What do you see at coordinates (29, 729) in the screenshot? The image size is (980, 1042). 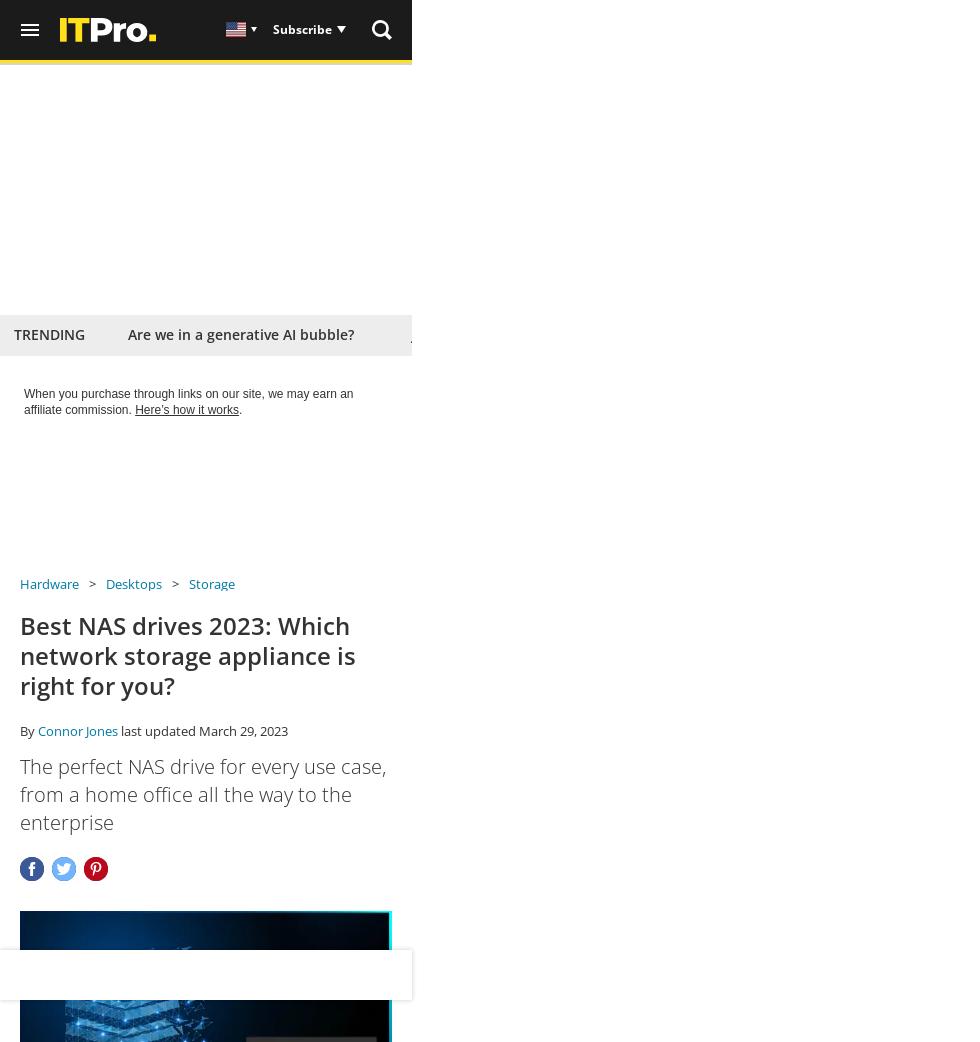 I see `'By'` at bounding box center [29, 729].